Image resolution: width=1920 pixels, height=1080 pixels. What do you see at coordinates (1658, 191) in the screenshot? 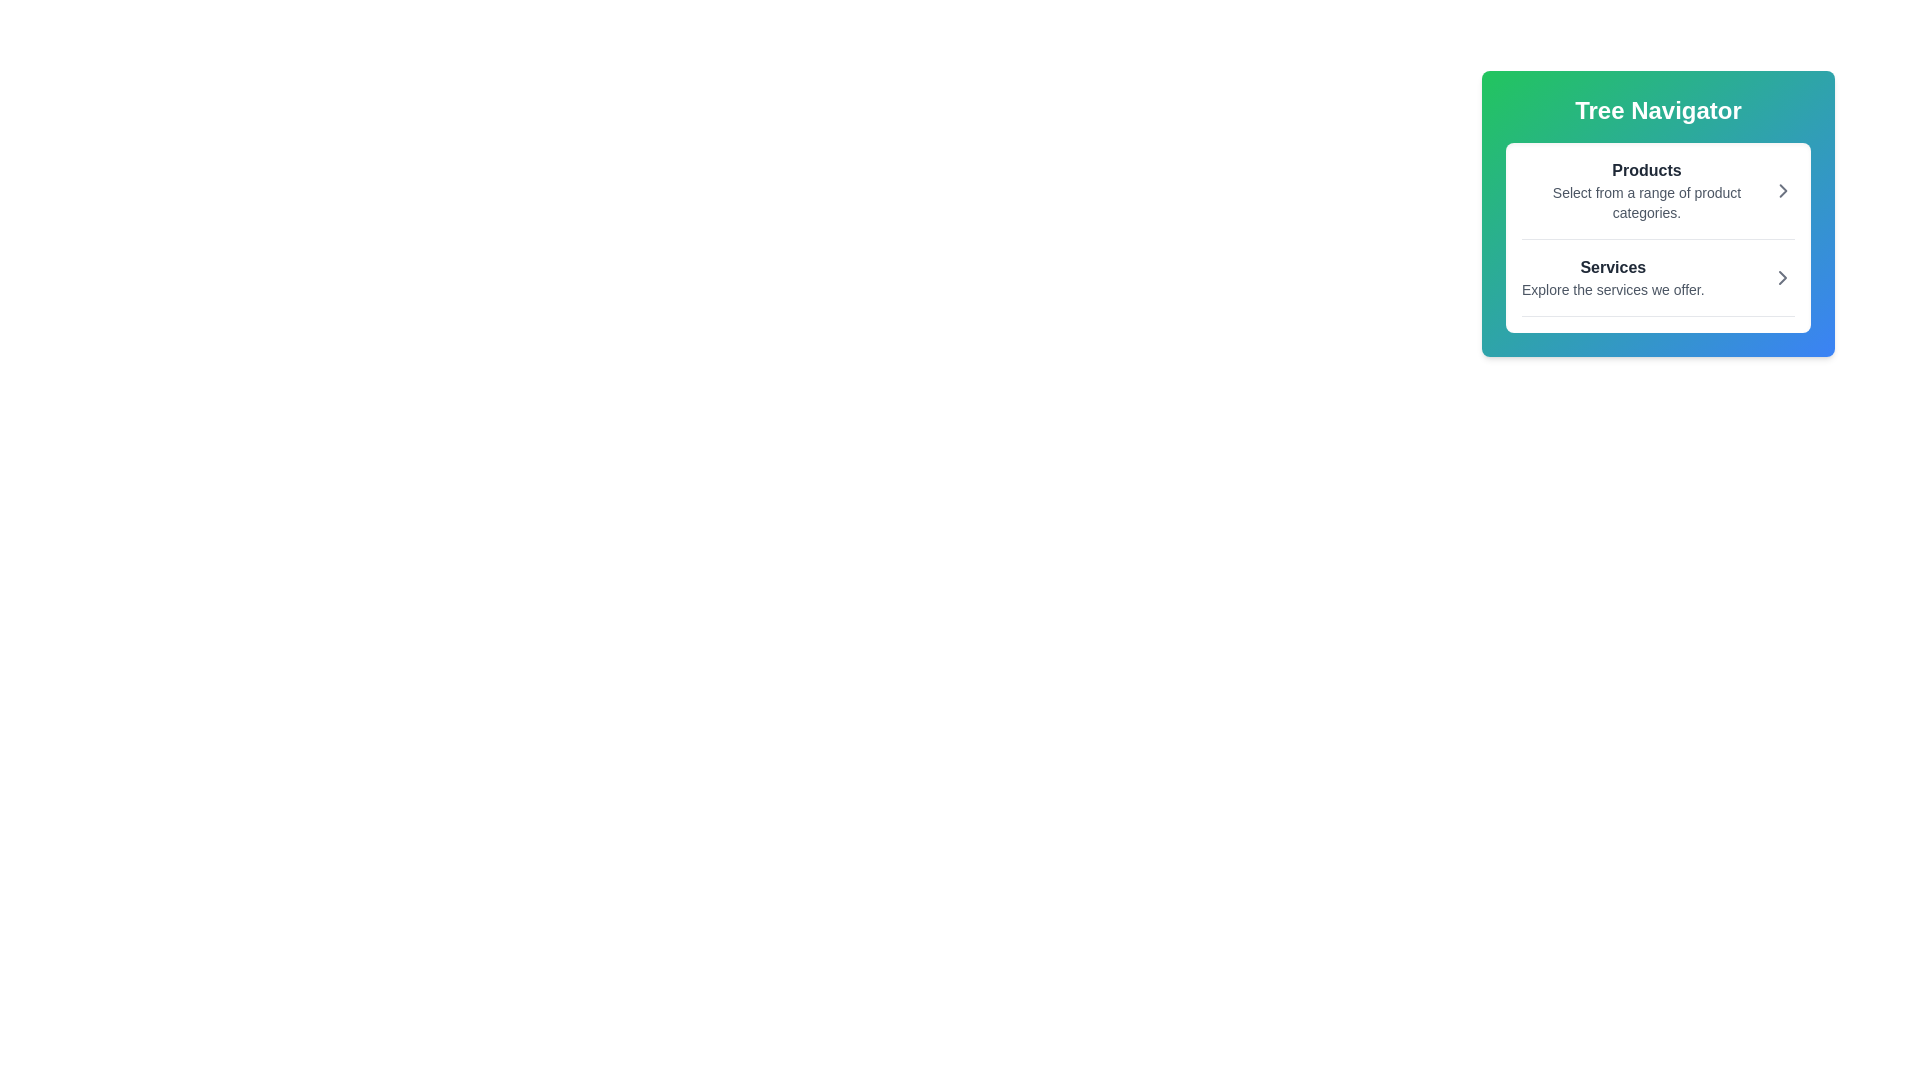
I see `the navigational link labeled 'Products' which contains a bold heading and a description` at bounding box center [1658, 191].